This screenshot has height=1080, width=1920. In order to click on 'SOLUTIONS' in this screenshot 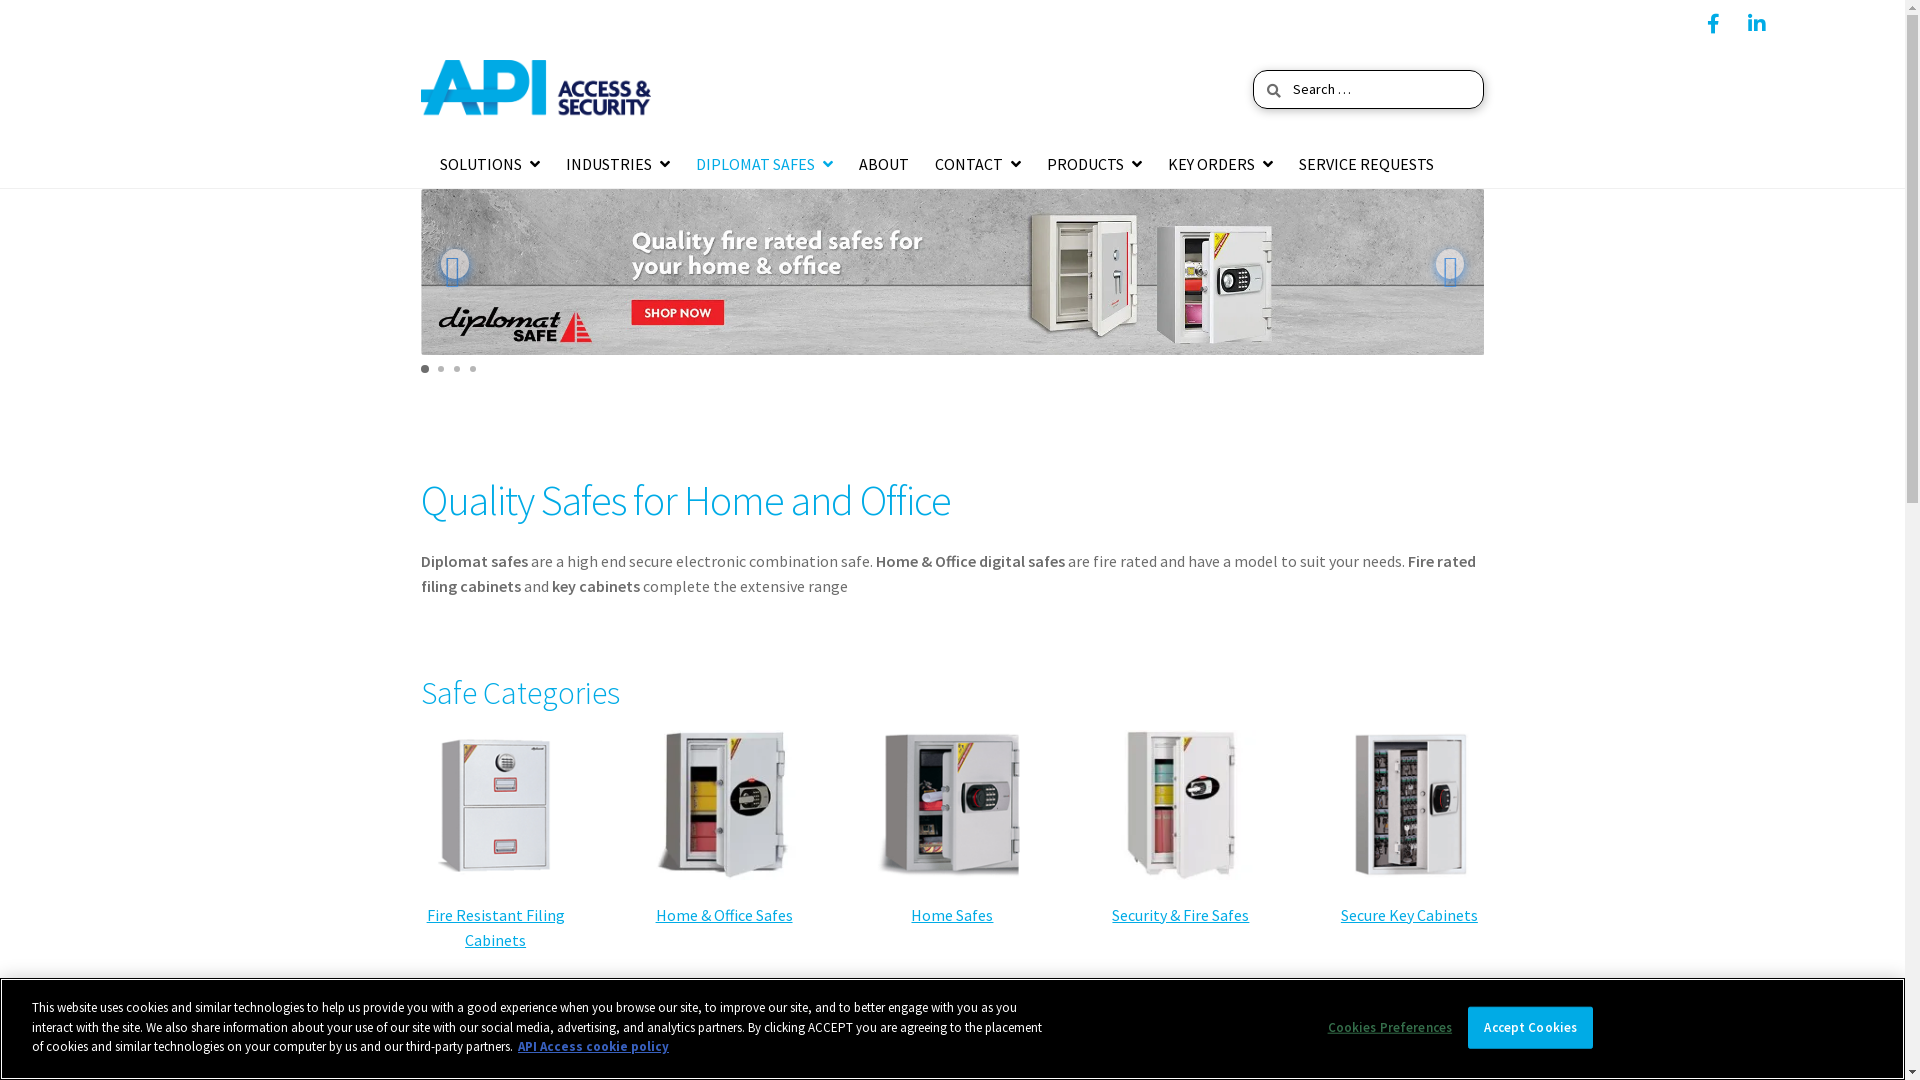, I will do `click(432, 164)`.